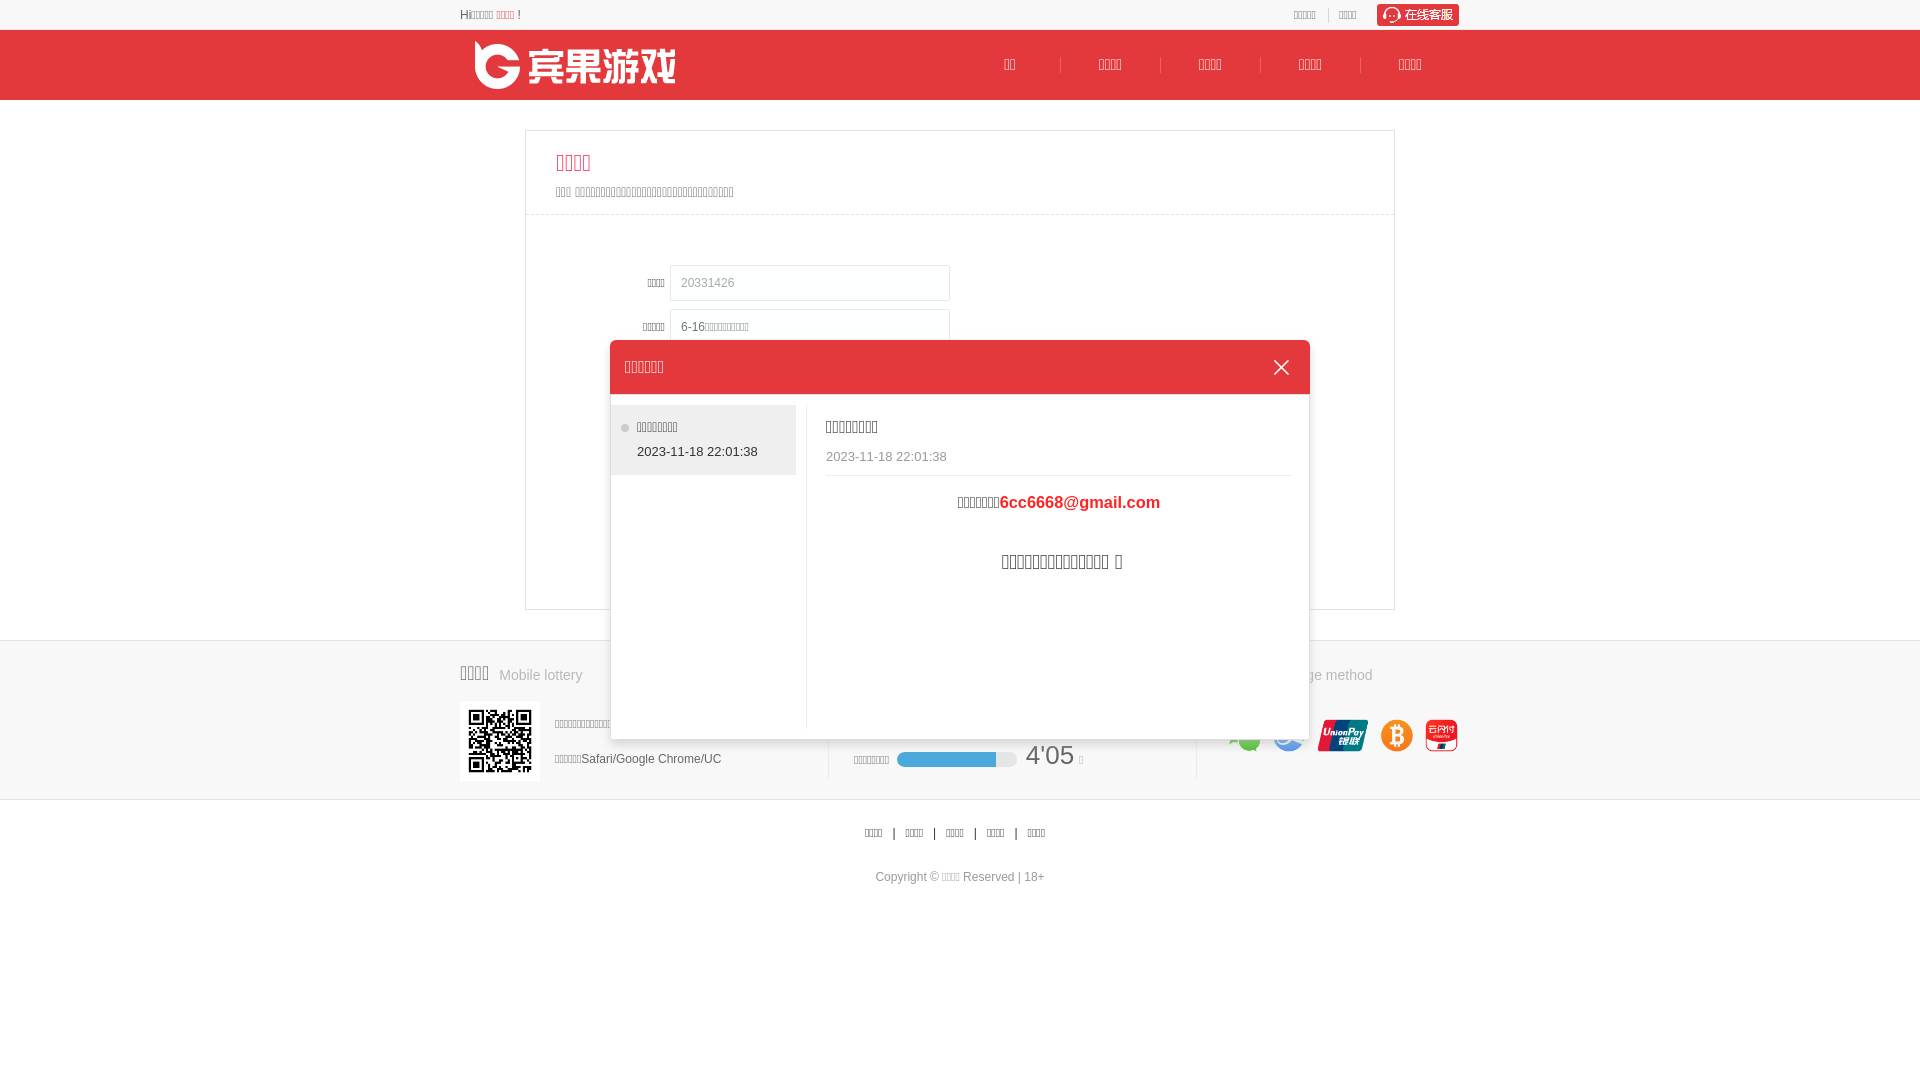 Image resolution: width=1920 pixels, height=1080 pixels. Describe the element at coordinates (933, 833) in the screenshot. I see `'|'` at that location.